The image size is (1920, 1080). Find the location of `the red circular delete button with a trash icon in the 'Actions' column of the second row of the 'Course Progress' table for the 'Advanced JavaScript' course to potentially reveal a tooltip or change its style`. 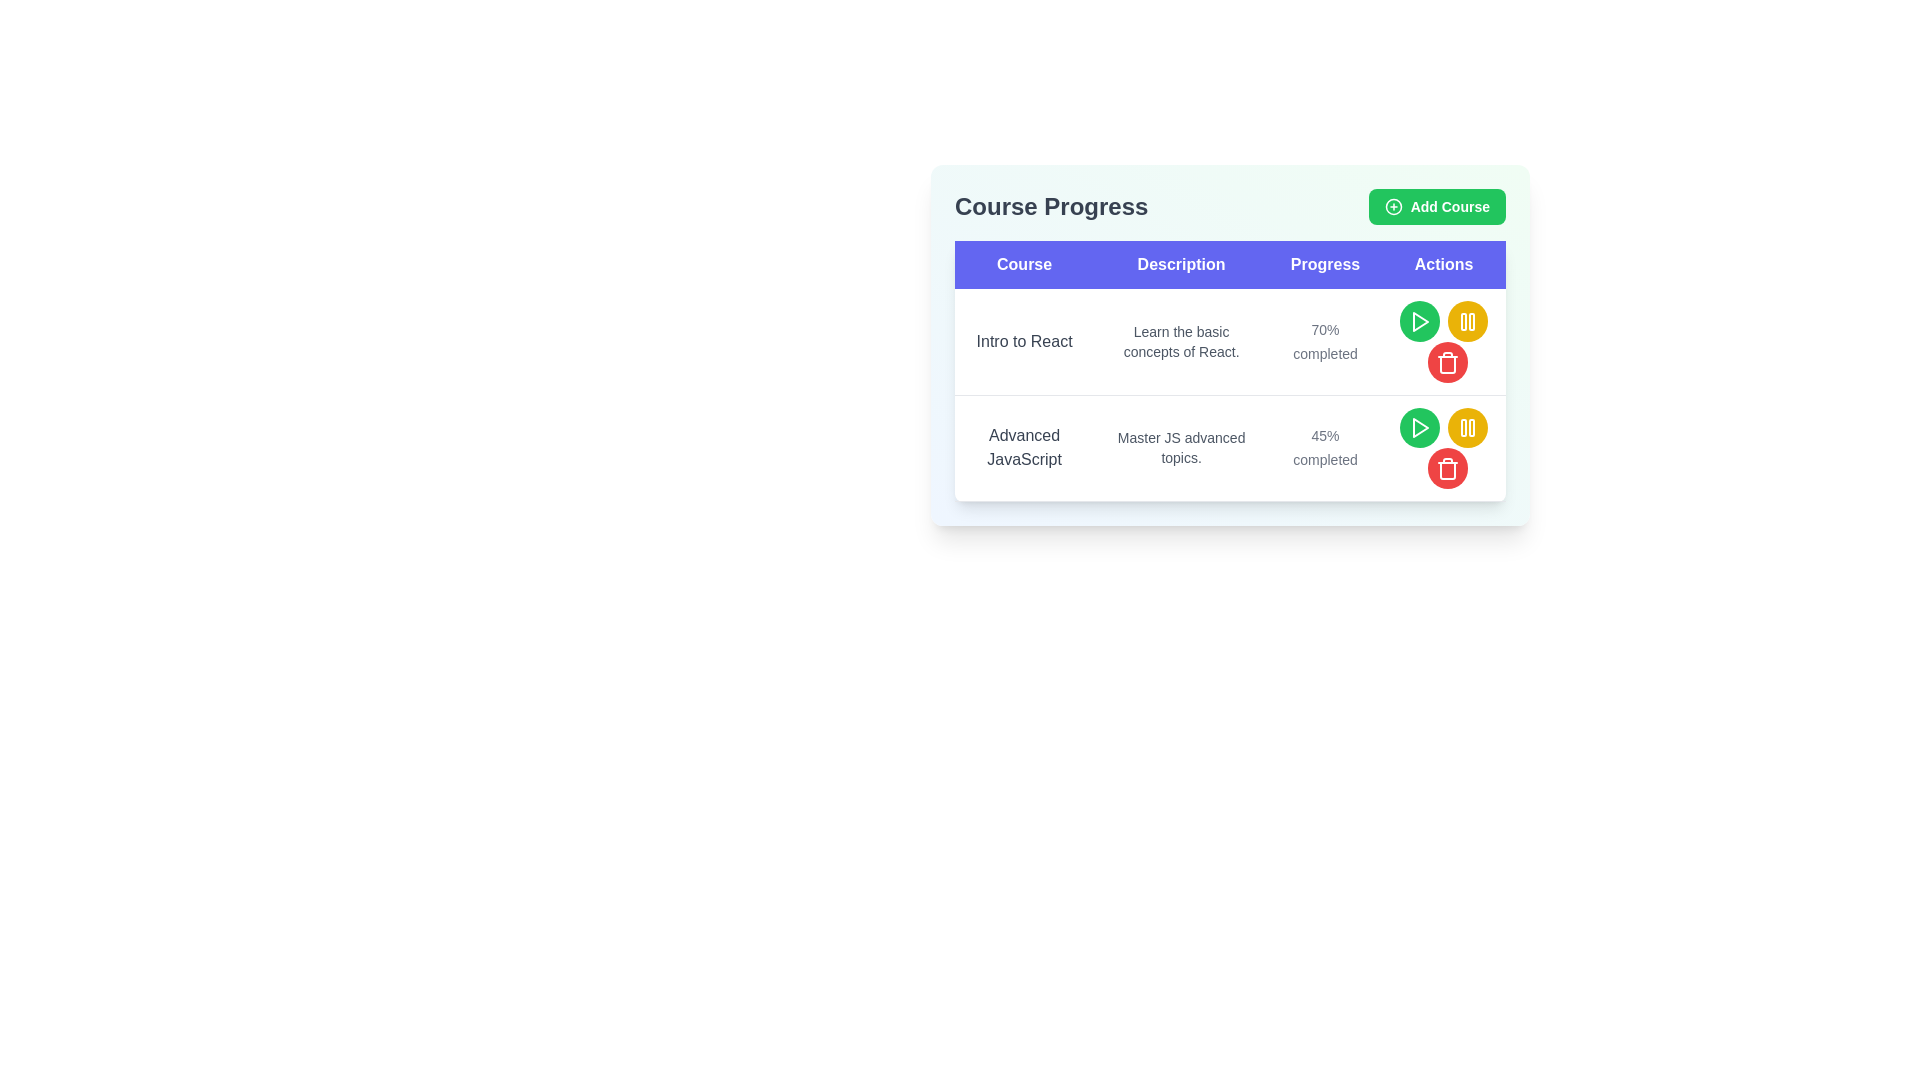

the red circular delete button with a trash icon in the 'Actions' column of the second row of the 'Course Progress' table for the 'Advanced JavaScript' course to potentially reveal a tooltip or change its style is located at coordinates (1444, 447).